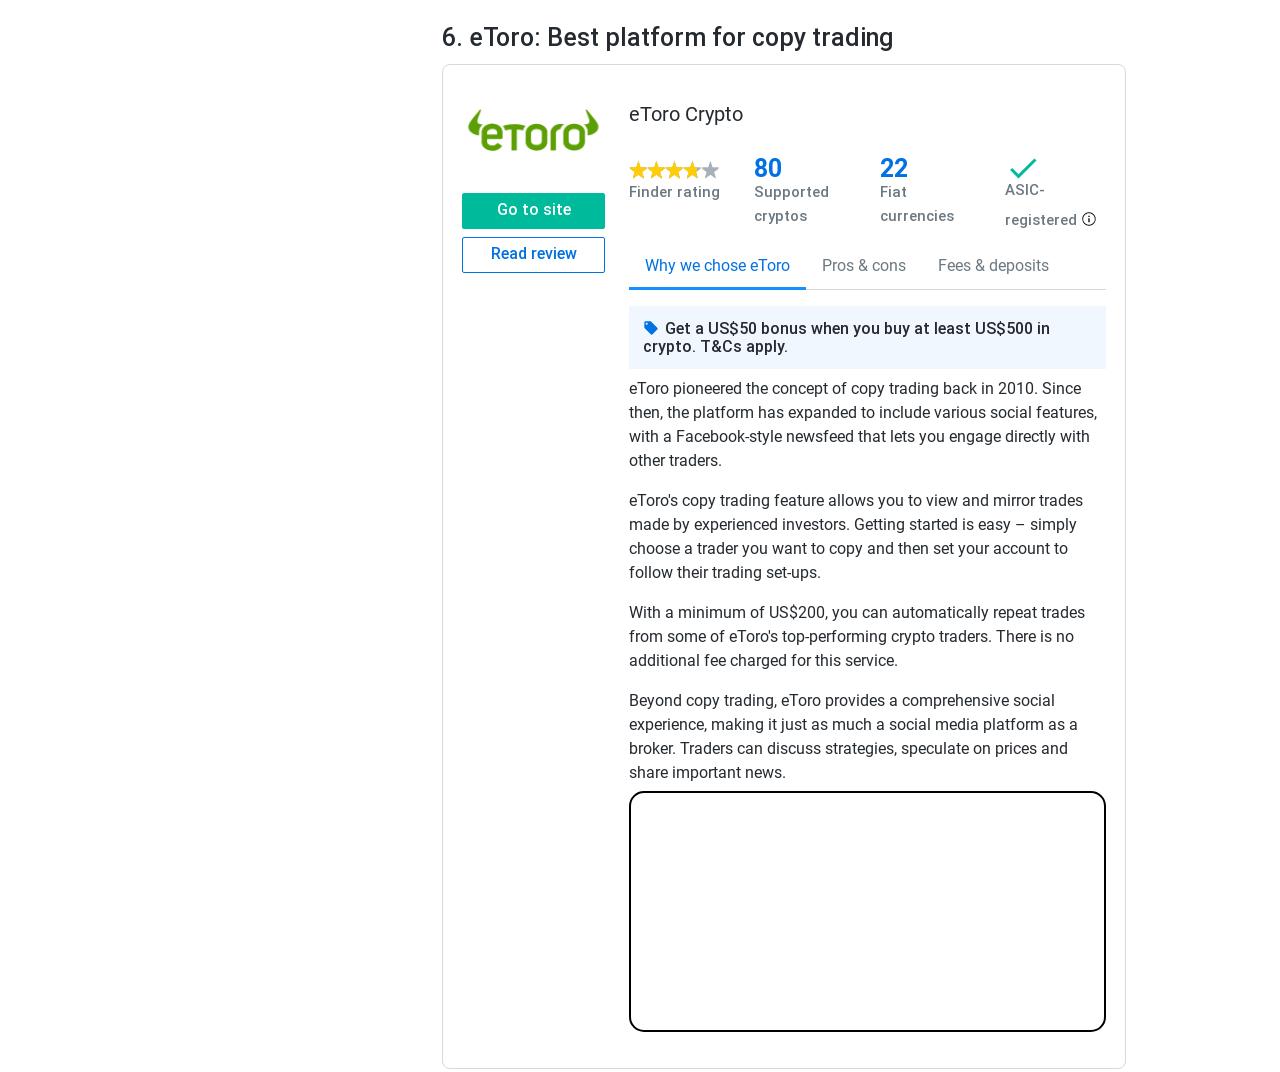 The width and height of the screenshot is (1280, 1072). I want to click on '80', so click(767, 167).